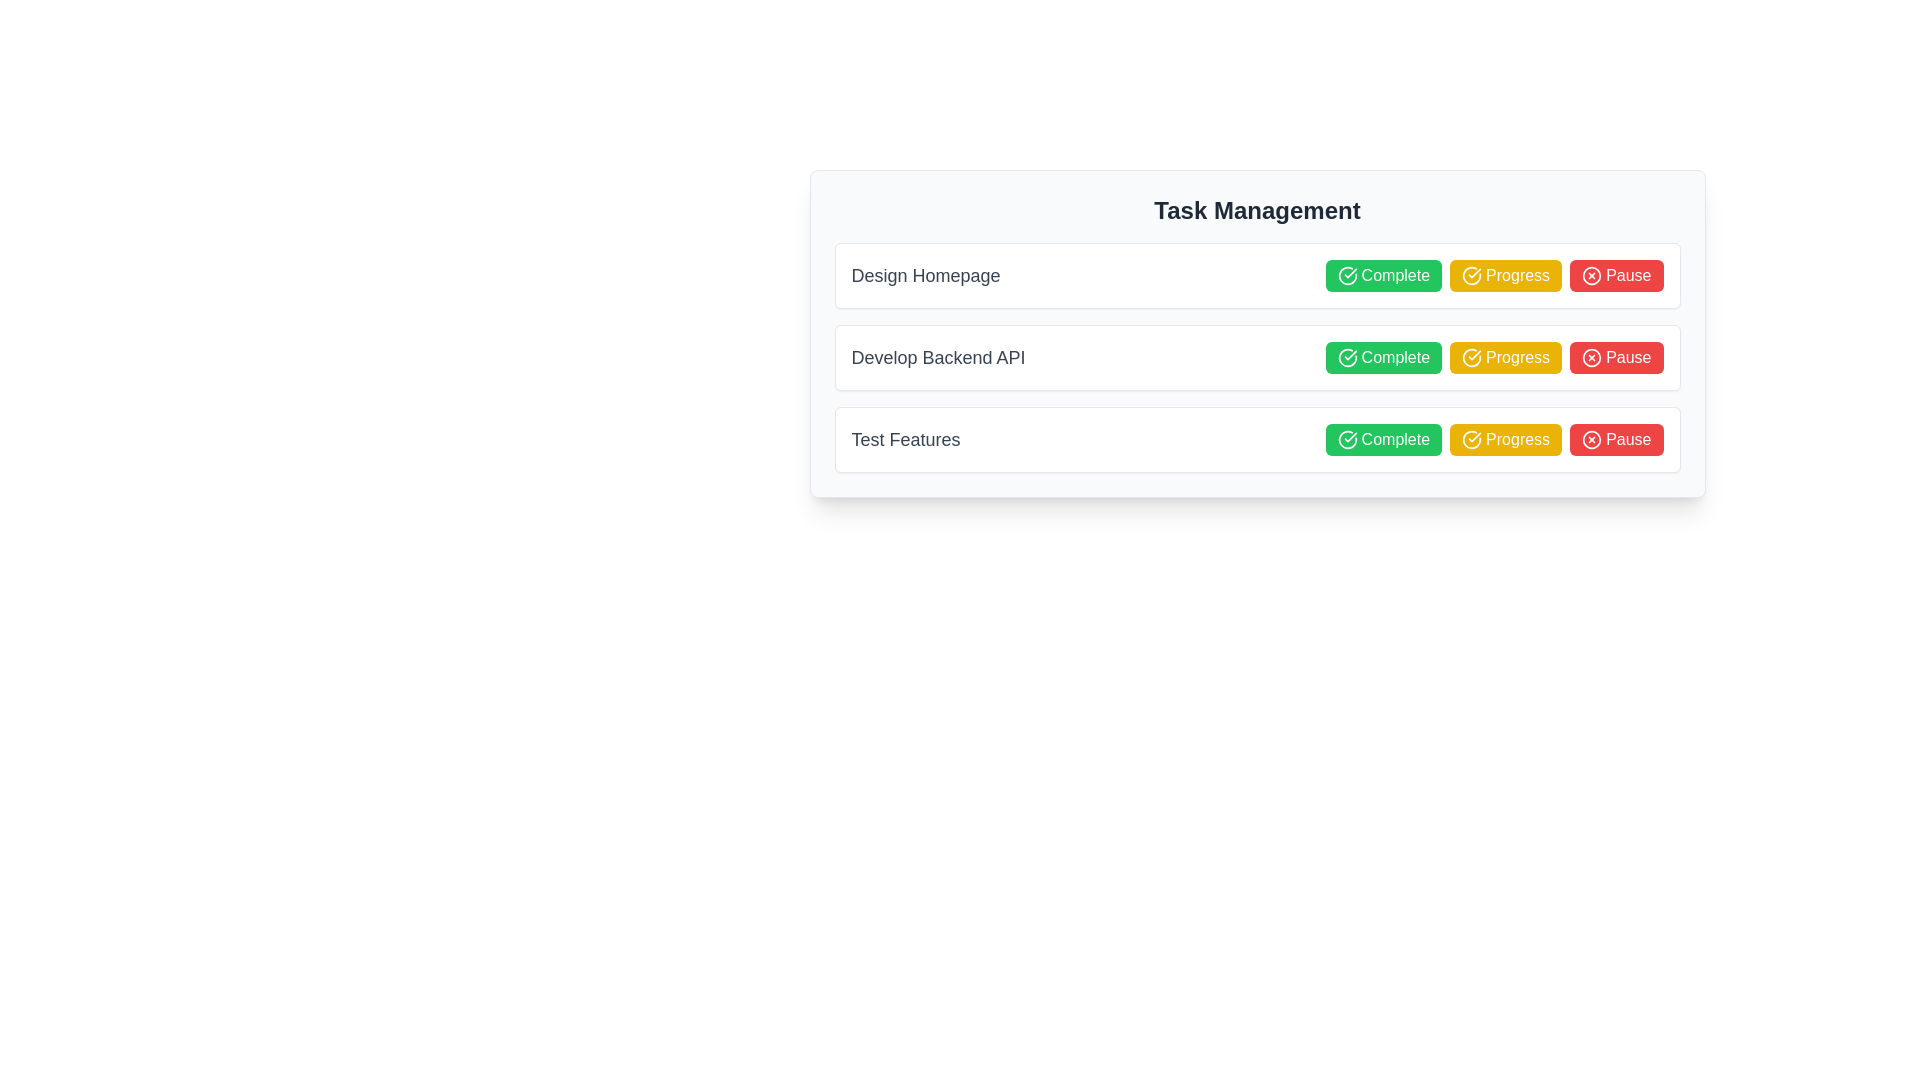 This screenshot has height=1080, width=1920. Describe the element at coordinates (1616, 276) in the screenshot. I see `the 'Pause' button, which is the third button in the horizontal arrangement under 'Task Management'` at that location.